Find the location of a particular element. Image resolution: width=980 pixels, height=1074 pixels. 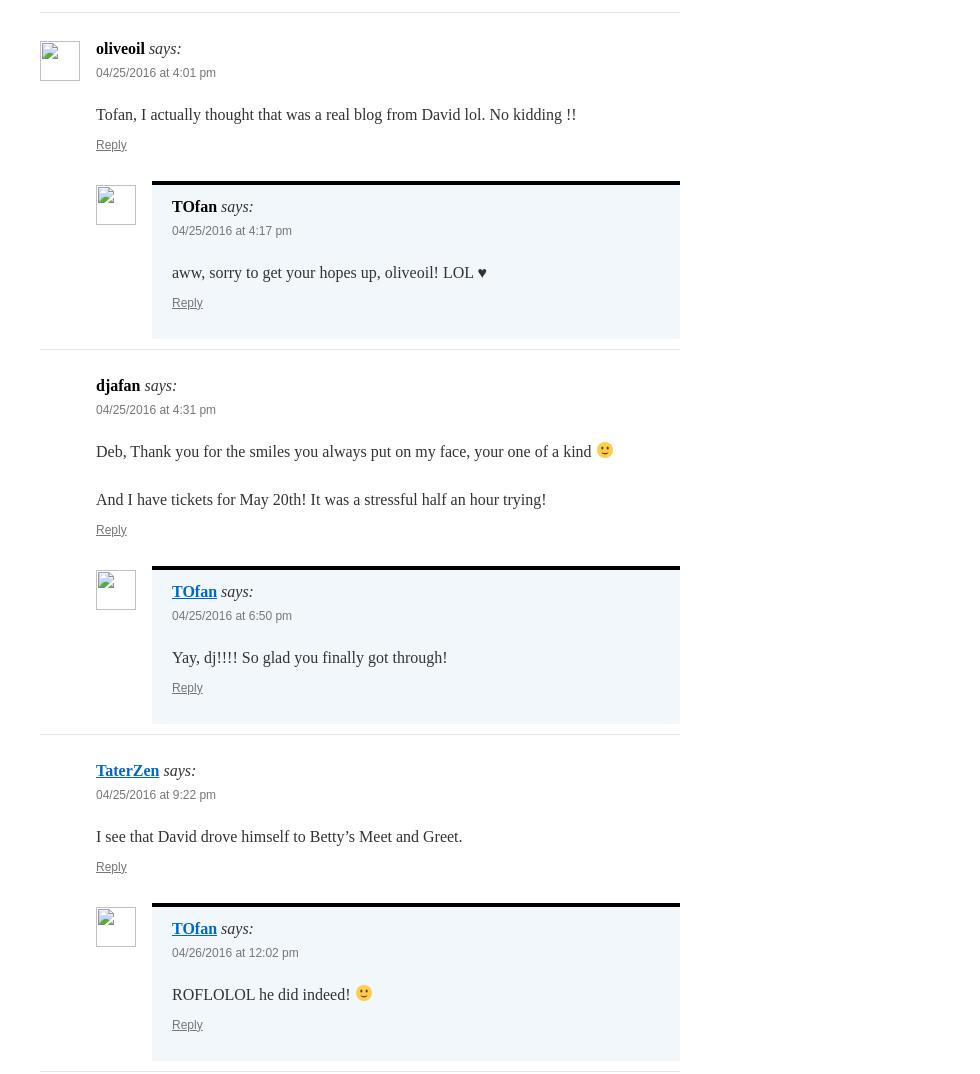

'ROFLOLOL he did indeed!' is located at coordinates (263, 992).